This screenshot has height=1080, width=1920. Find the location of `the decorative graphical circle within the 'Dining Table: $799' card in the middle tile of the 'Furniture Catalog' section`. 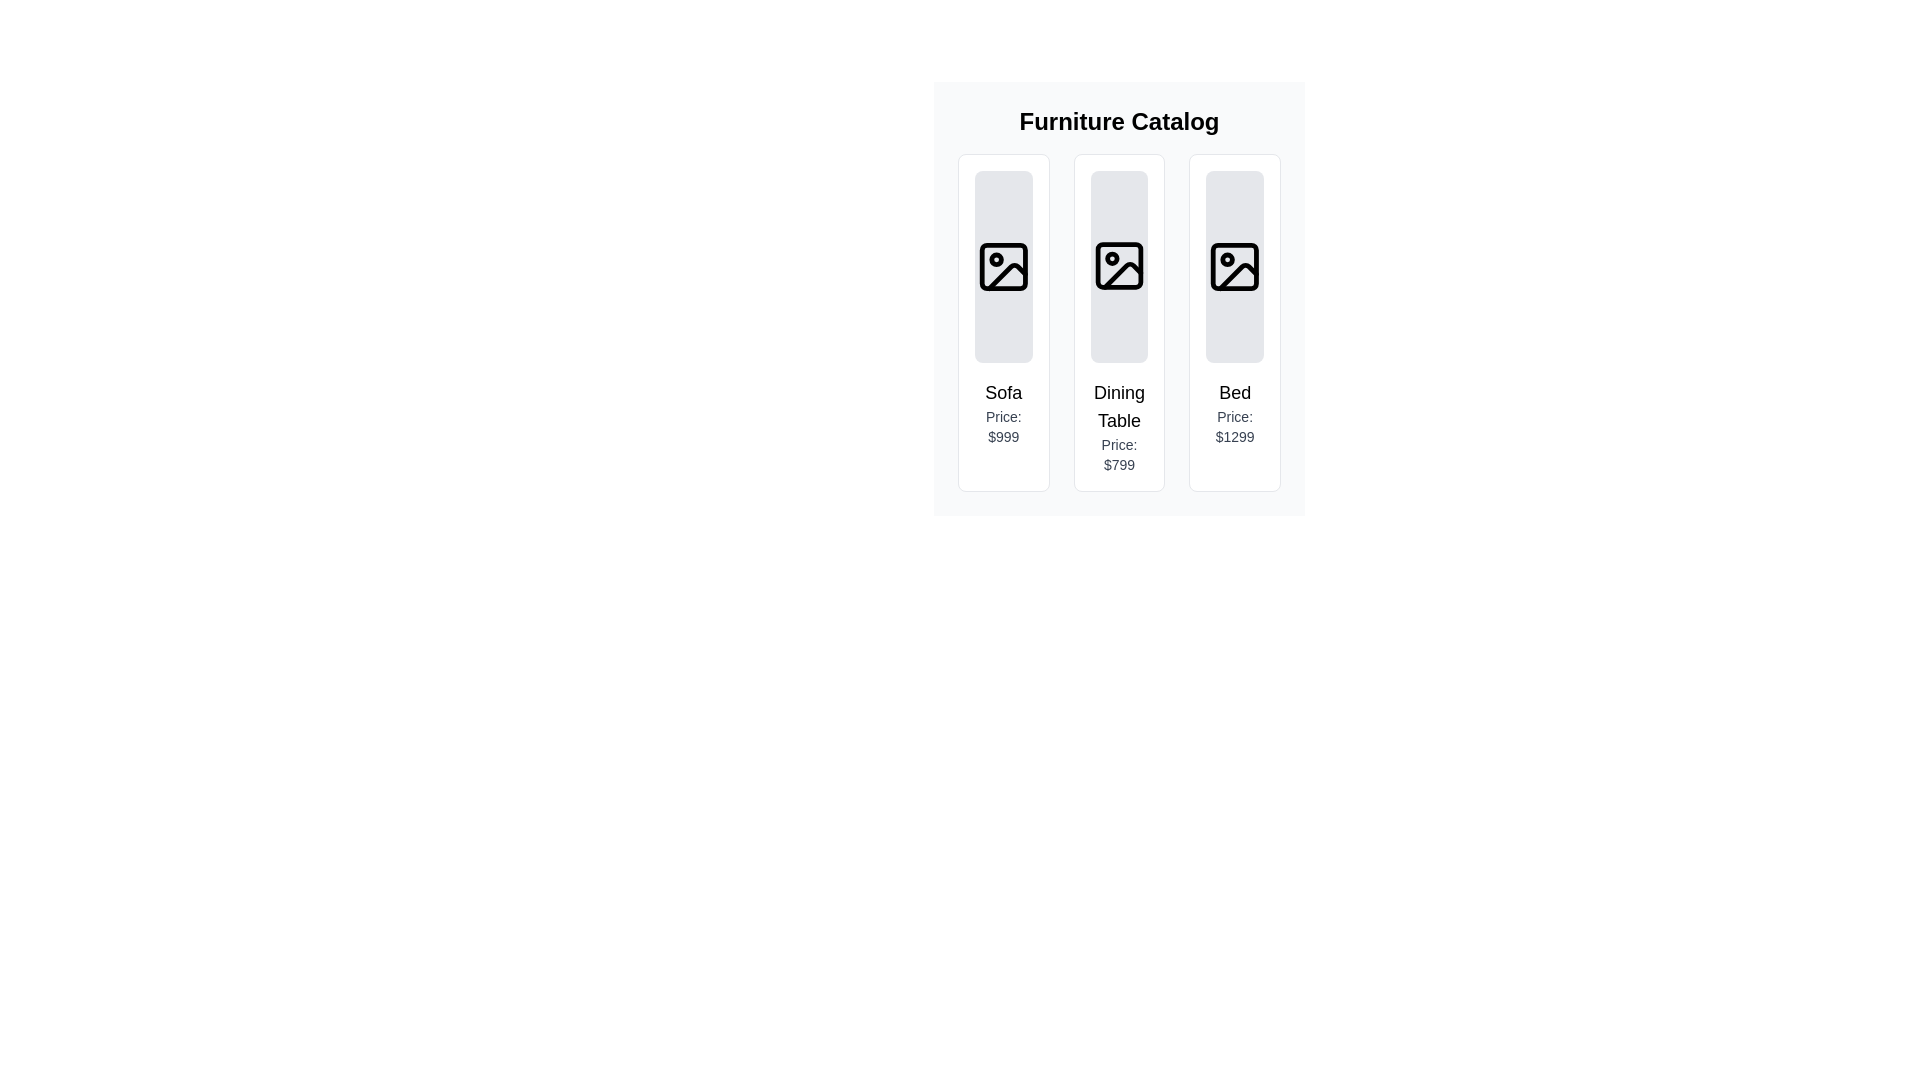

the decorative graphical circle within the 'Dining Table: $799' card in the middle tile of the 'Furniture Catalog' section is located at coordinates (1111, 258).